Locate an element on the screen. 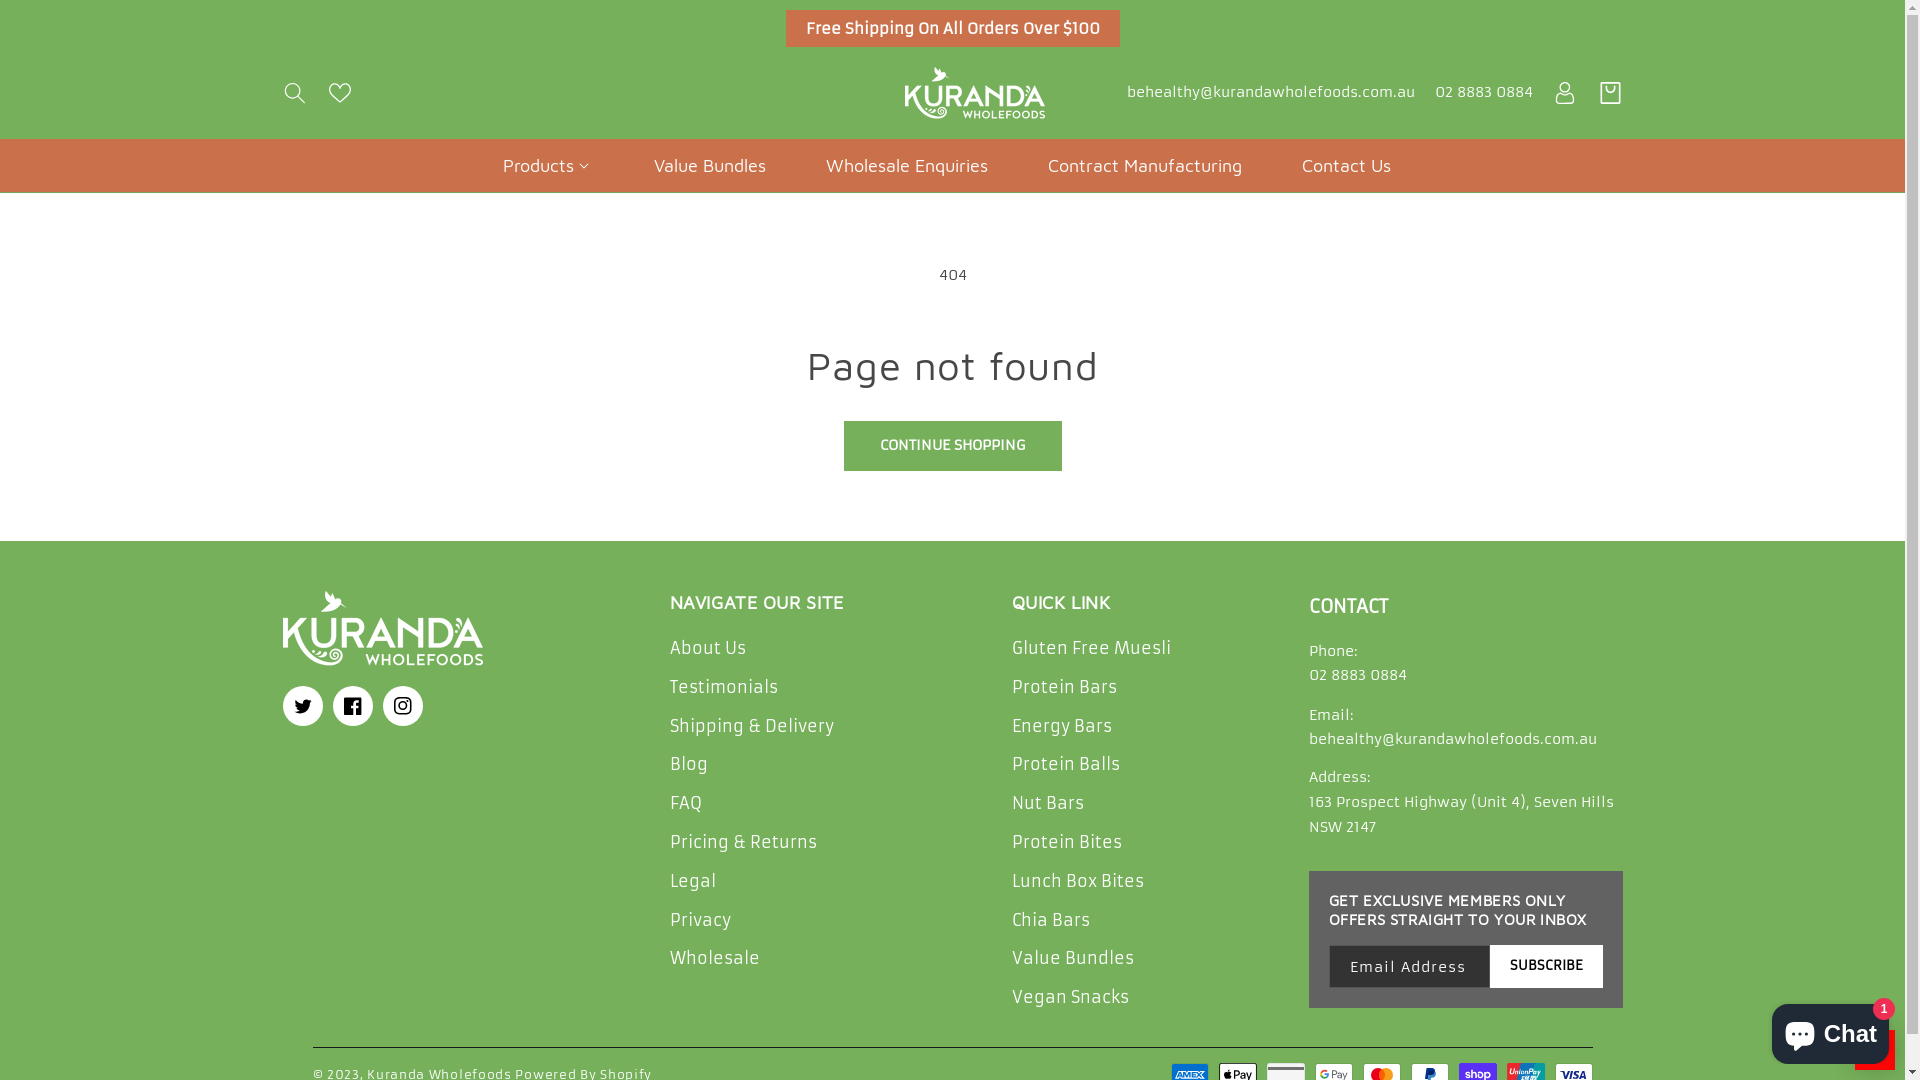 The width and height of the screenshot is (1920, 1080). 'Vegan Snacks' is located at coordinates (1069, 997).